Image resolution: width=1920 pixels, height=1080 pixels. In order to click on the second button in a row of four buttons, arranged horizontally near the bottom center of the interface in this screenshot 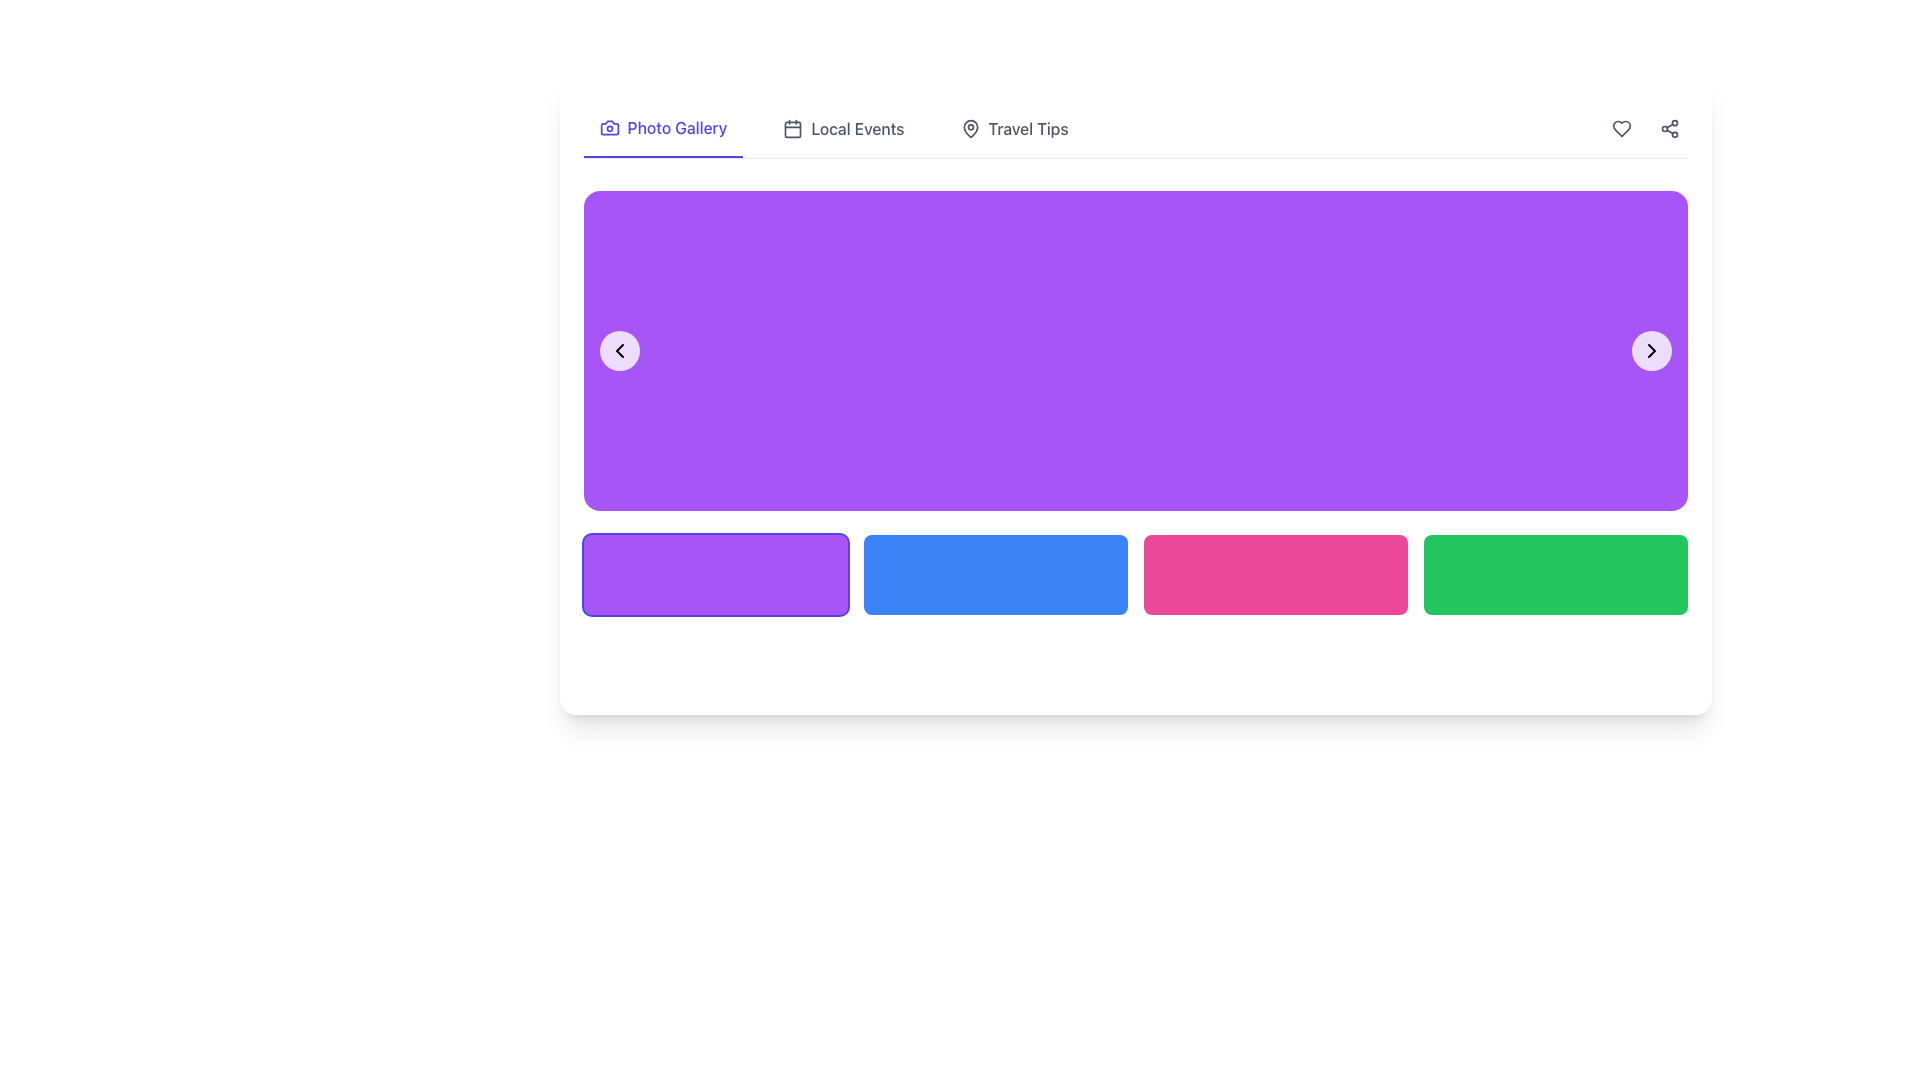, I will do `click(995, 574)`.